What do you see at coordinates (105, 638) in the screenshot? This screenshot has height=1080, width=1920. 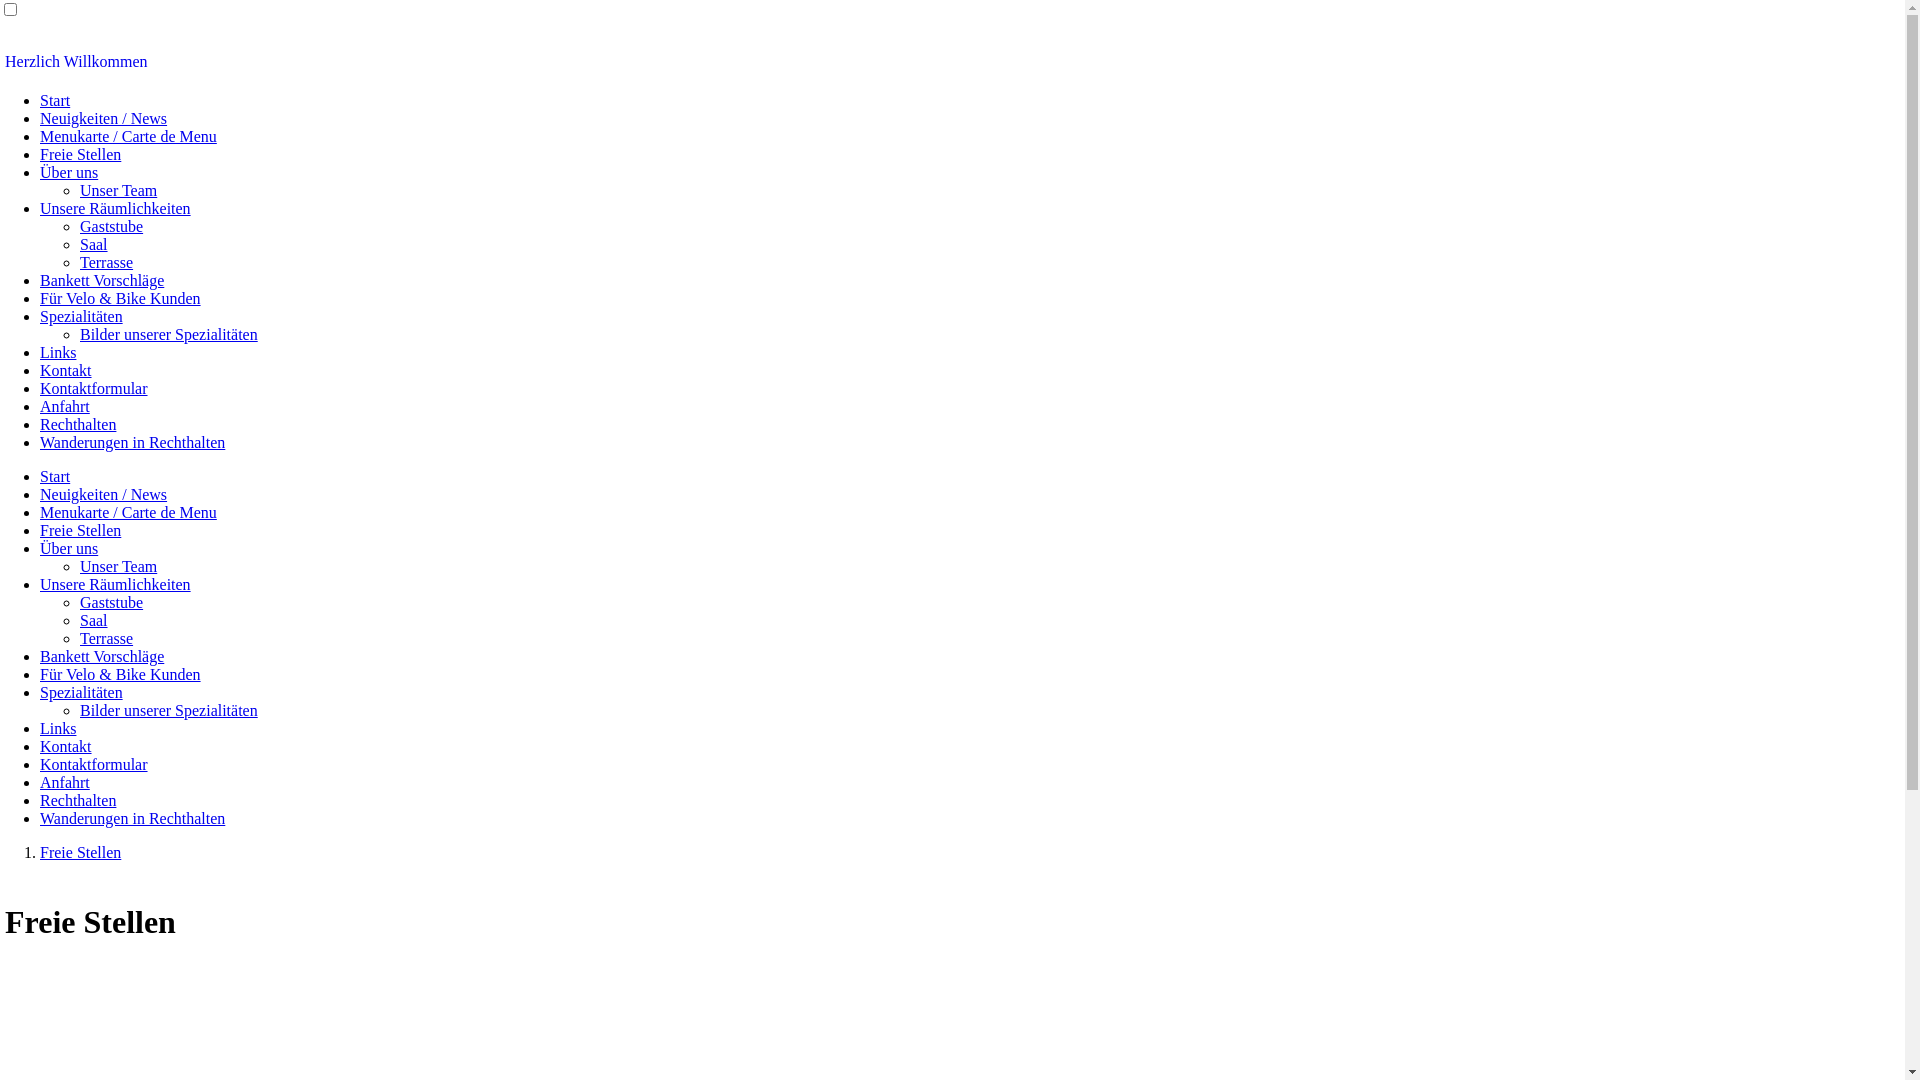 I see `'Terrasse'` at bounding box center [105, 638].